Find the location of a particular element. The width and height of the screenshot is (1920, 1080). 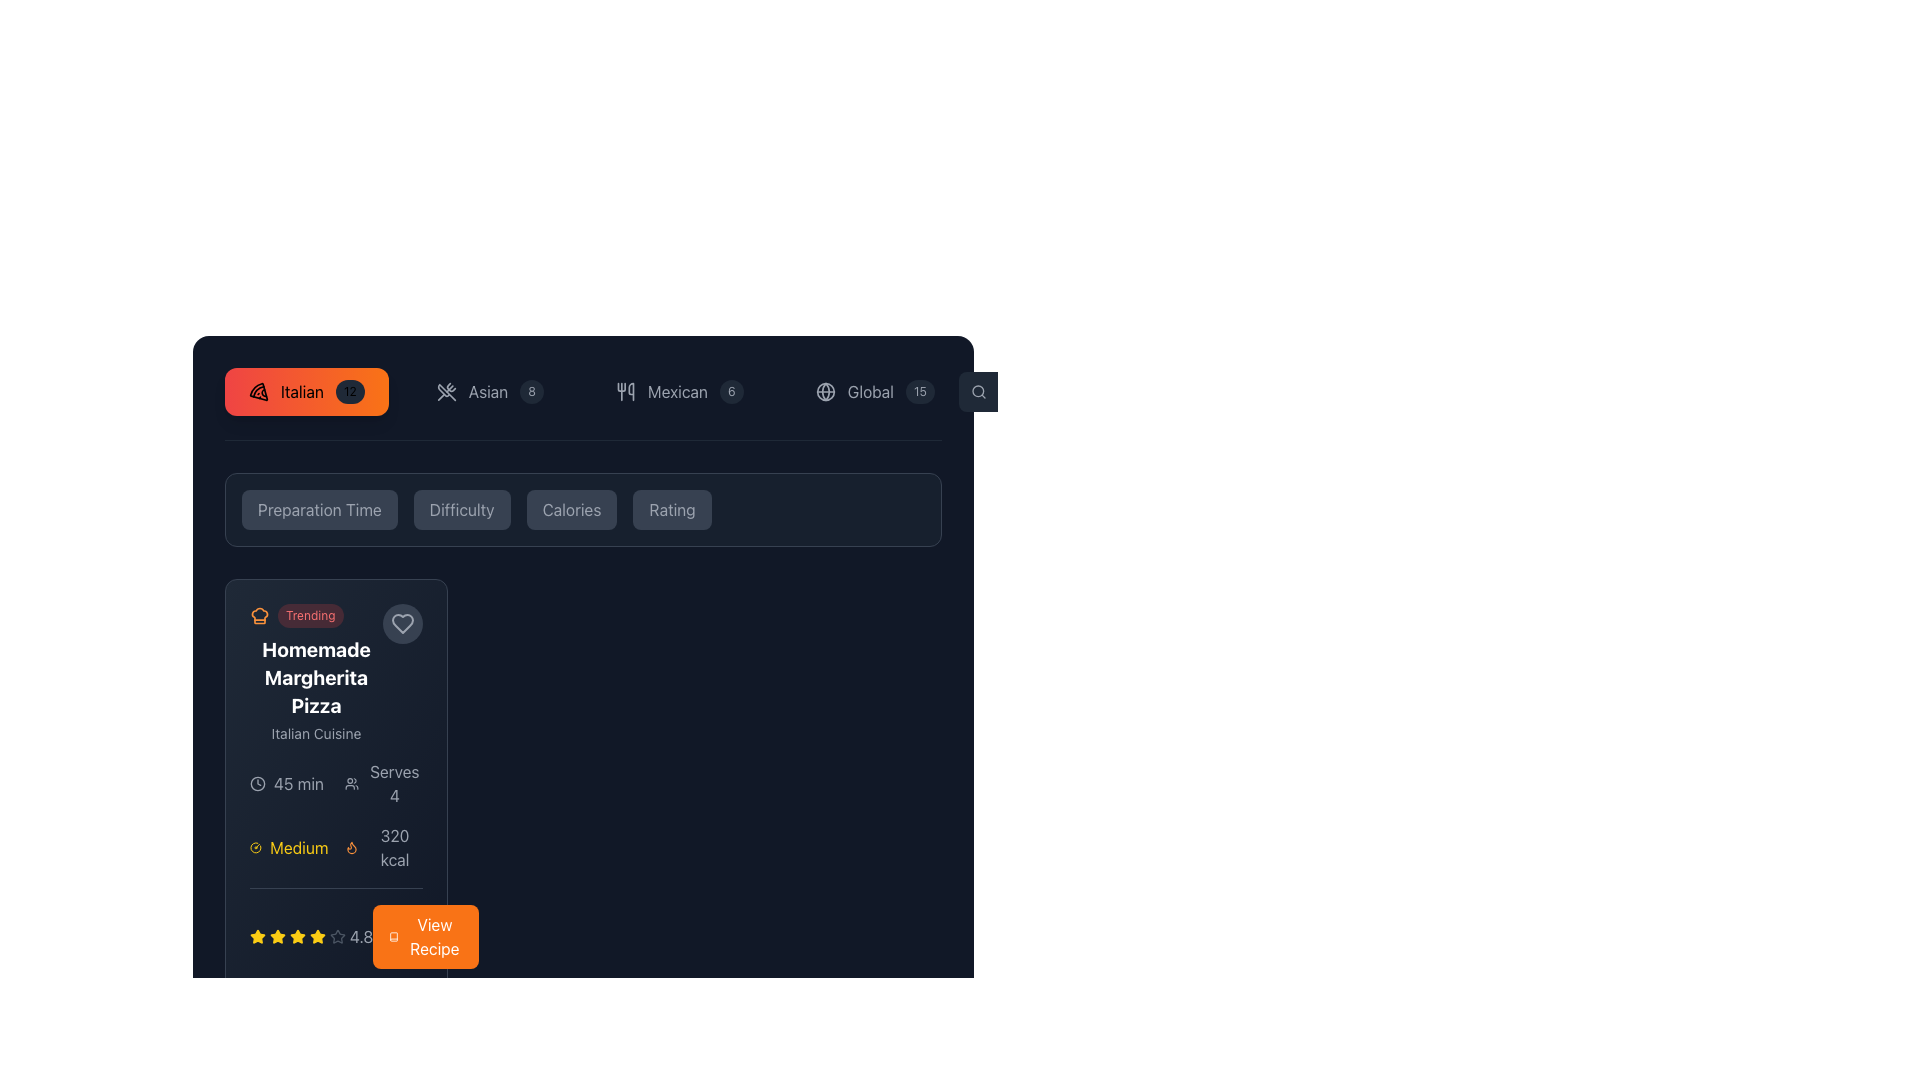

the 'Rating' button, which is a rounded rectangular button with gray background and light gray text, positioned in the fourth place among similar buttons is located at coordinates (672, 508).